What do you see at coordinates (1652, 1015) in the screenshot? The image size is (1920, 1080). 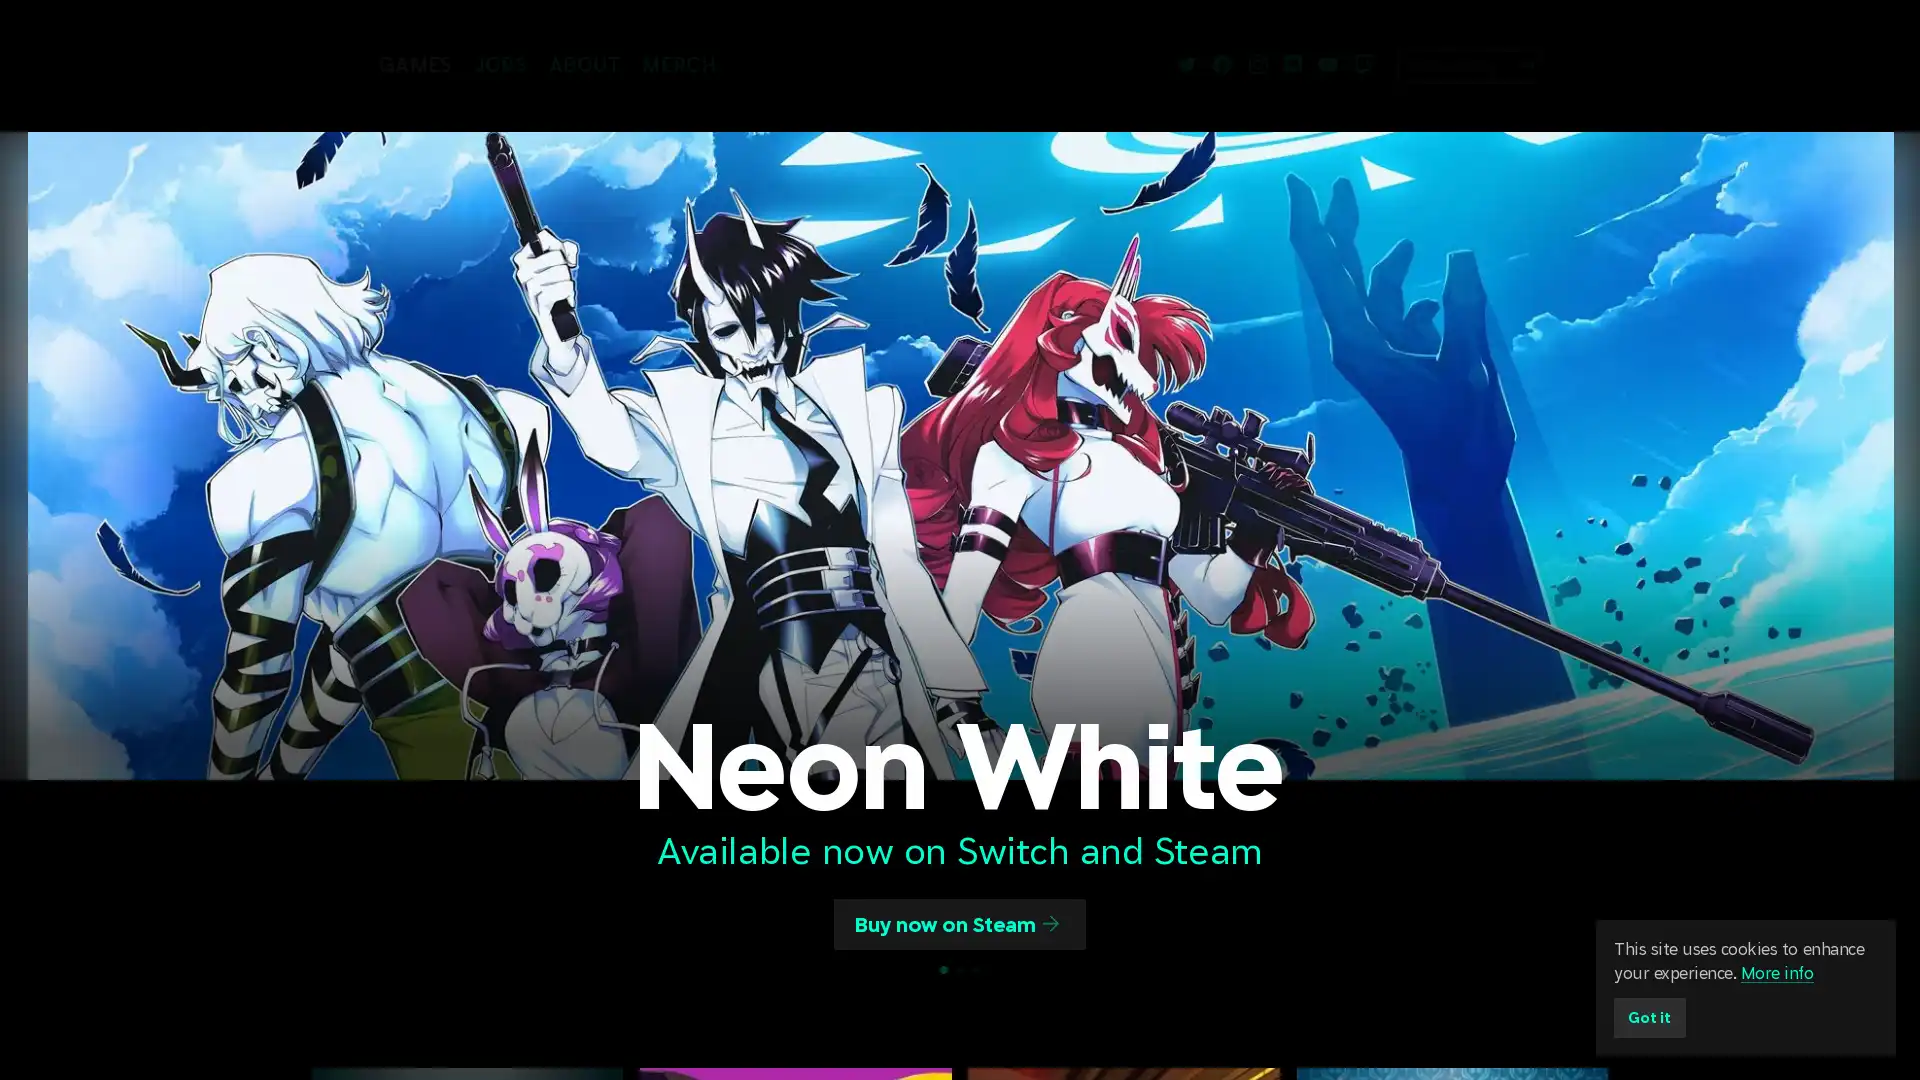 I see `Got it` at bounding box center [1652, 1015].